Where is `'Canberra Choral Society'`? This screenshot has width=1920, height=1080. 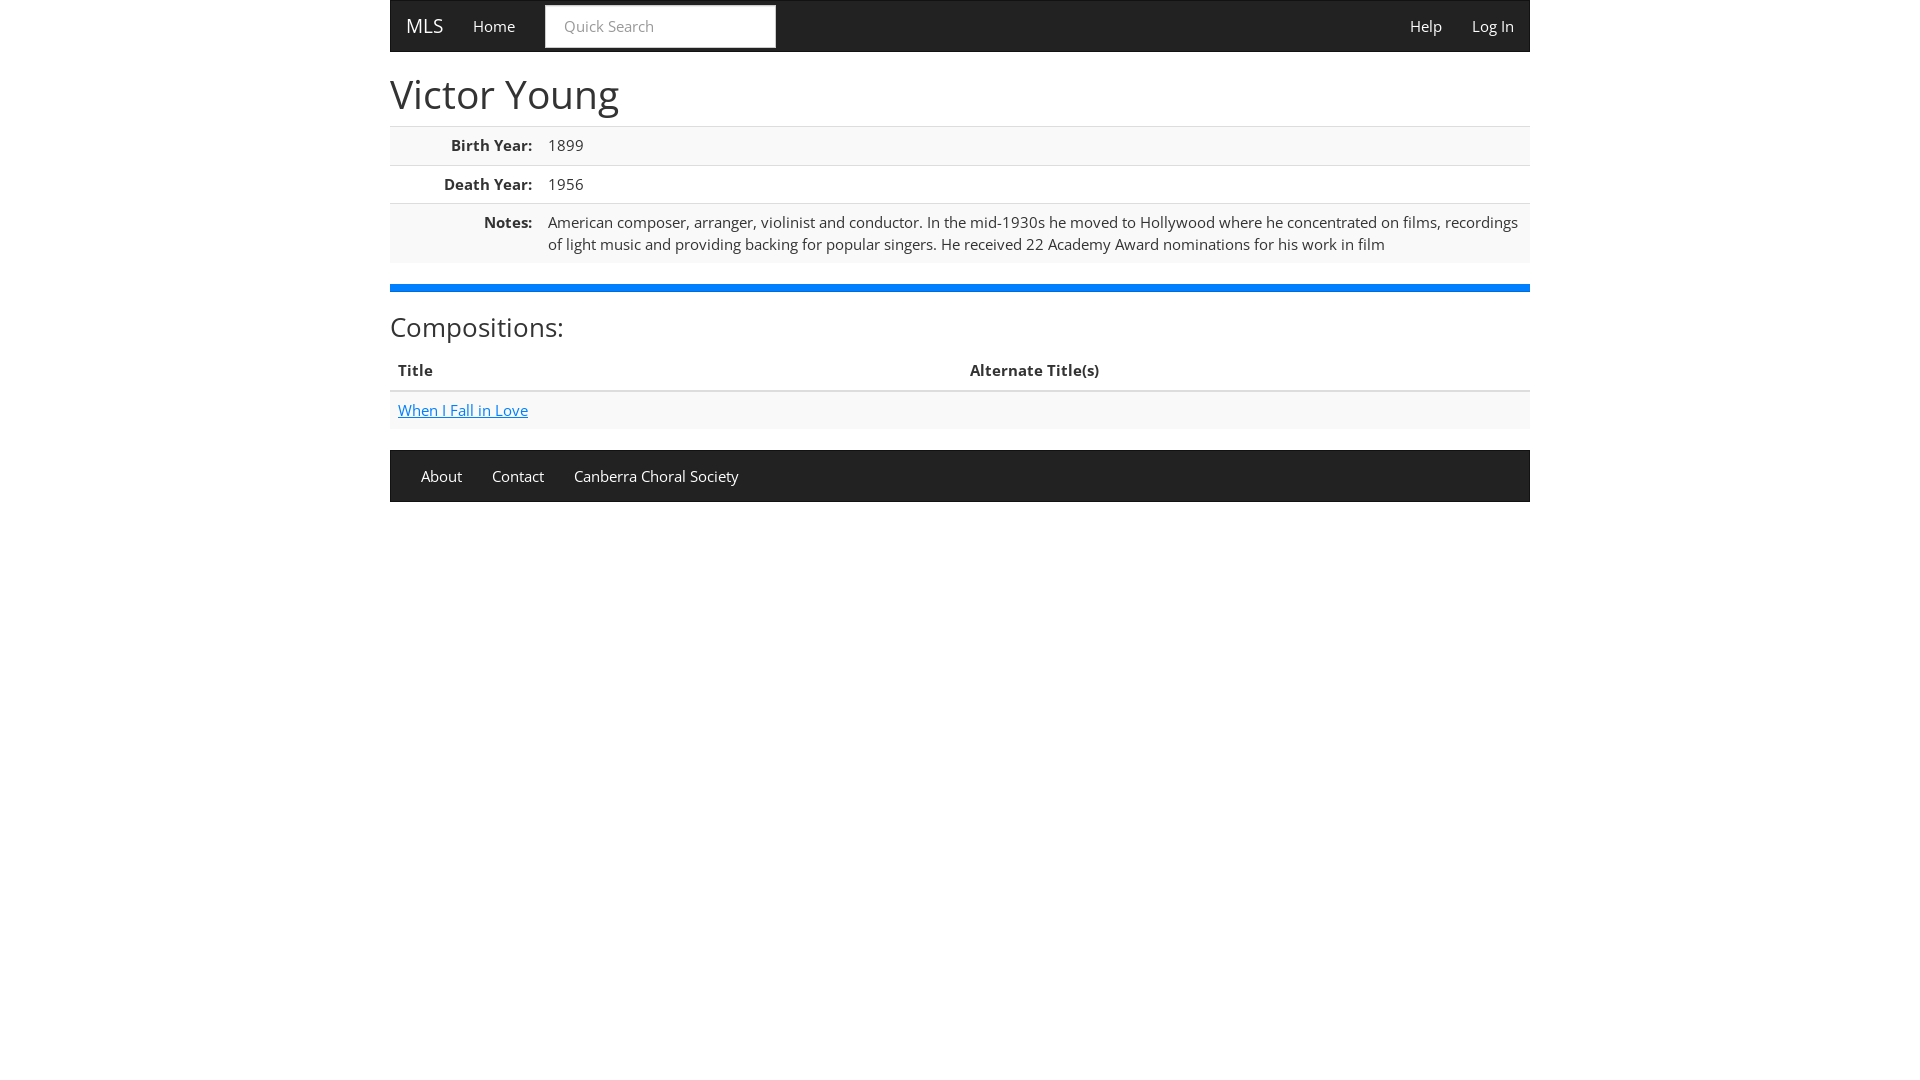
'Canberra Choral Society' is located at coordinates (656, 475).